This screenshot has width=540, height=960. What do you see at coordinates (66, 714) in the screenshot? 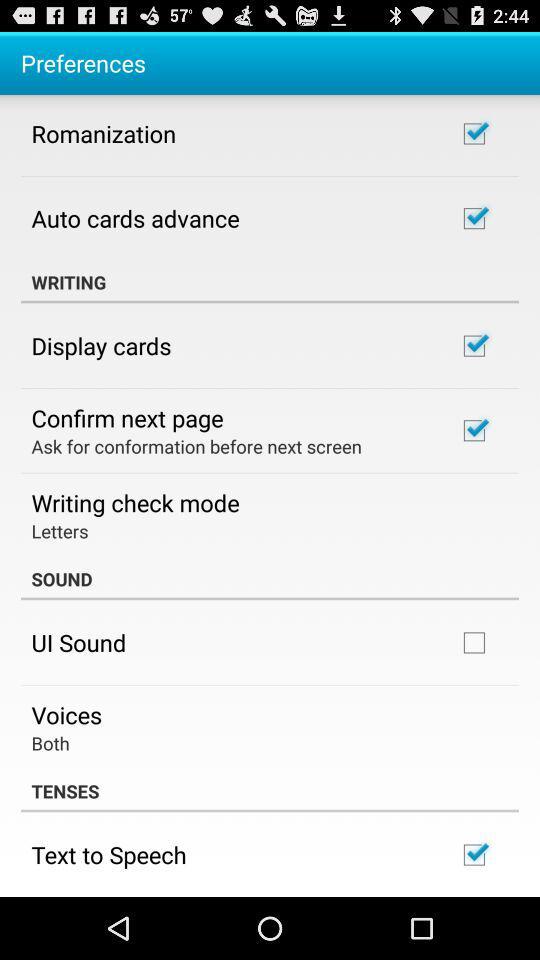
I see `the item above the both app` at bounding box center [66, 714].